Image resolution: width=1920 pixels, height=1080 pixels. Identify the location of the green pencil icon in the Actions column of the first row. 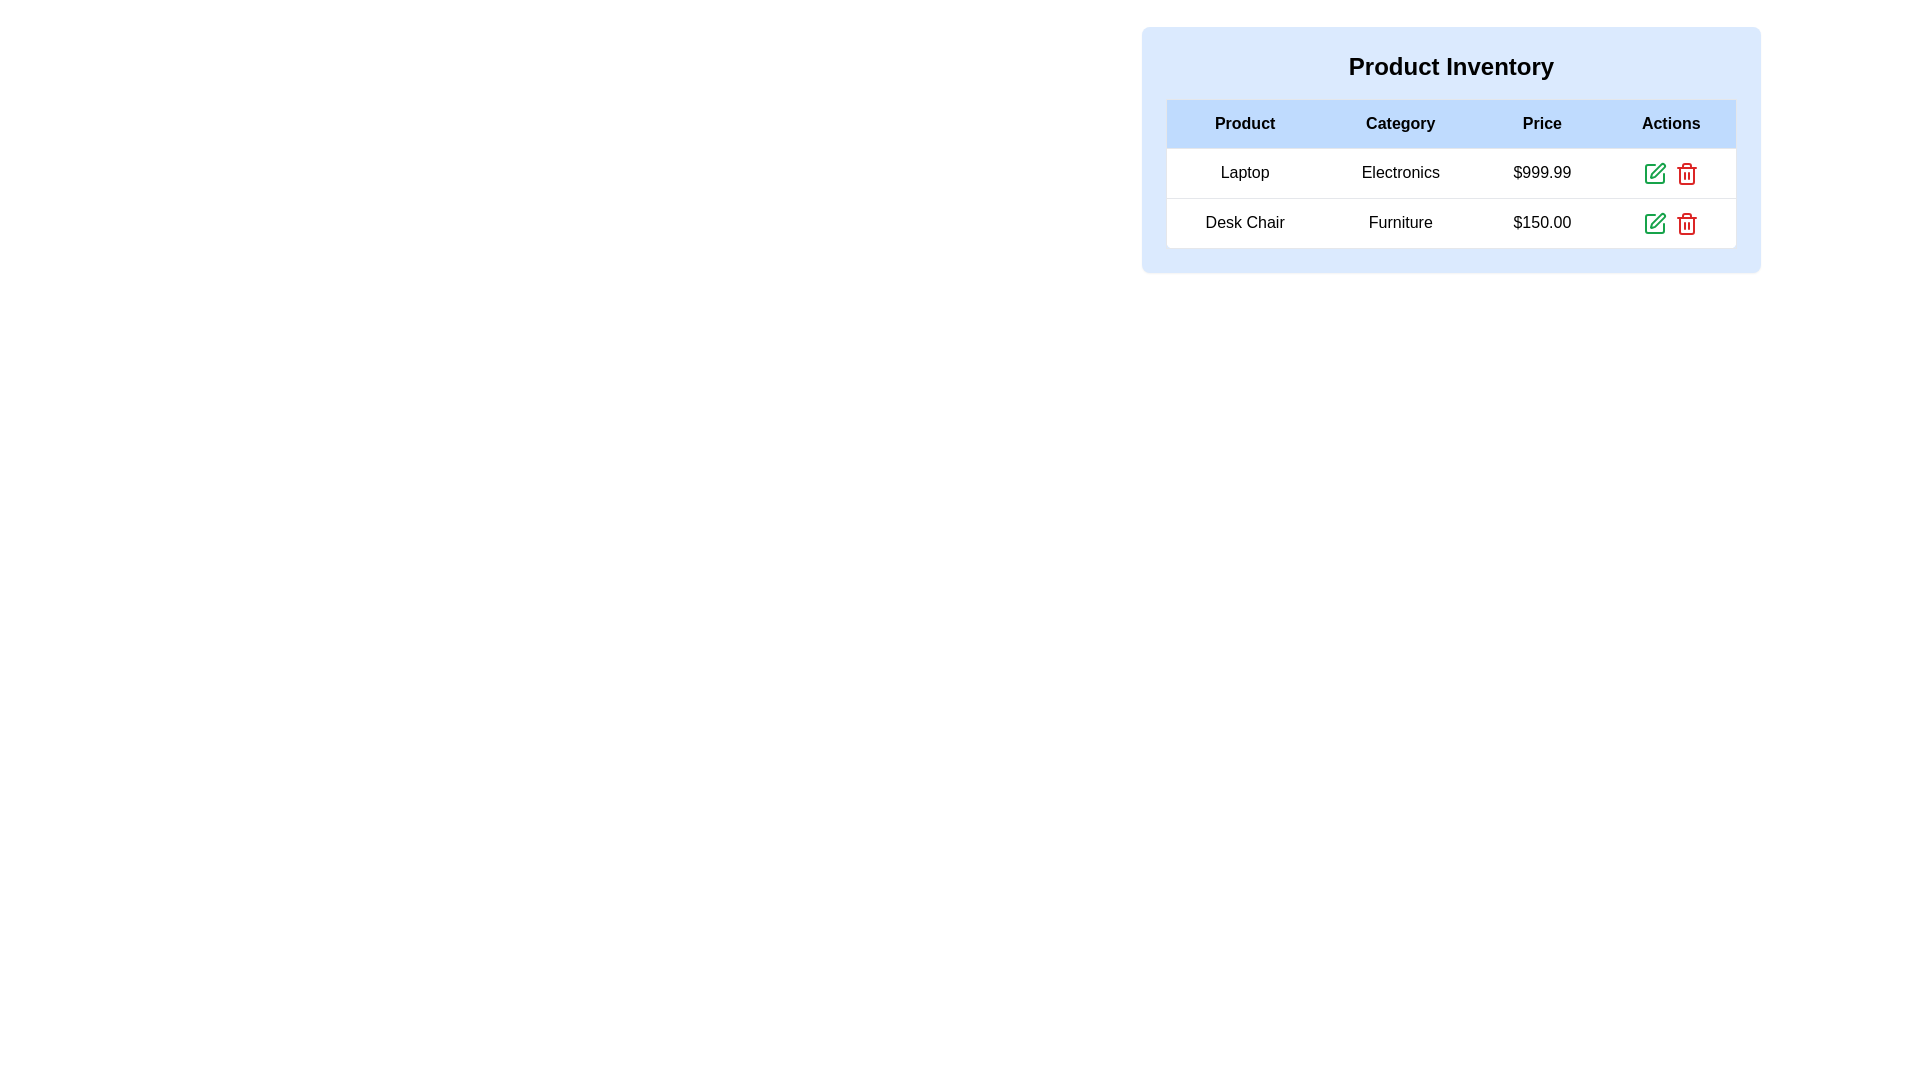
(1671, 172).